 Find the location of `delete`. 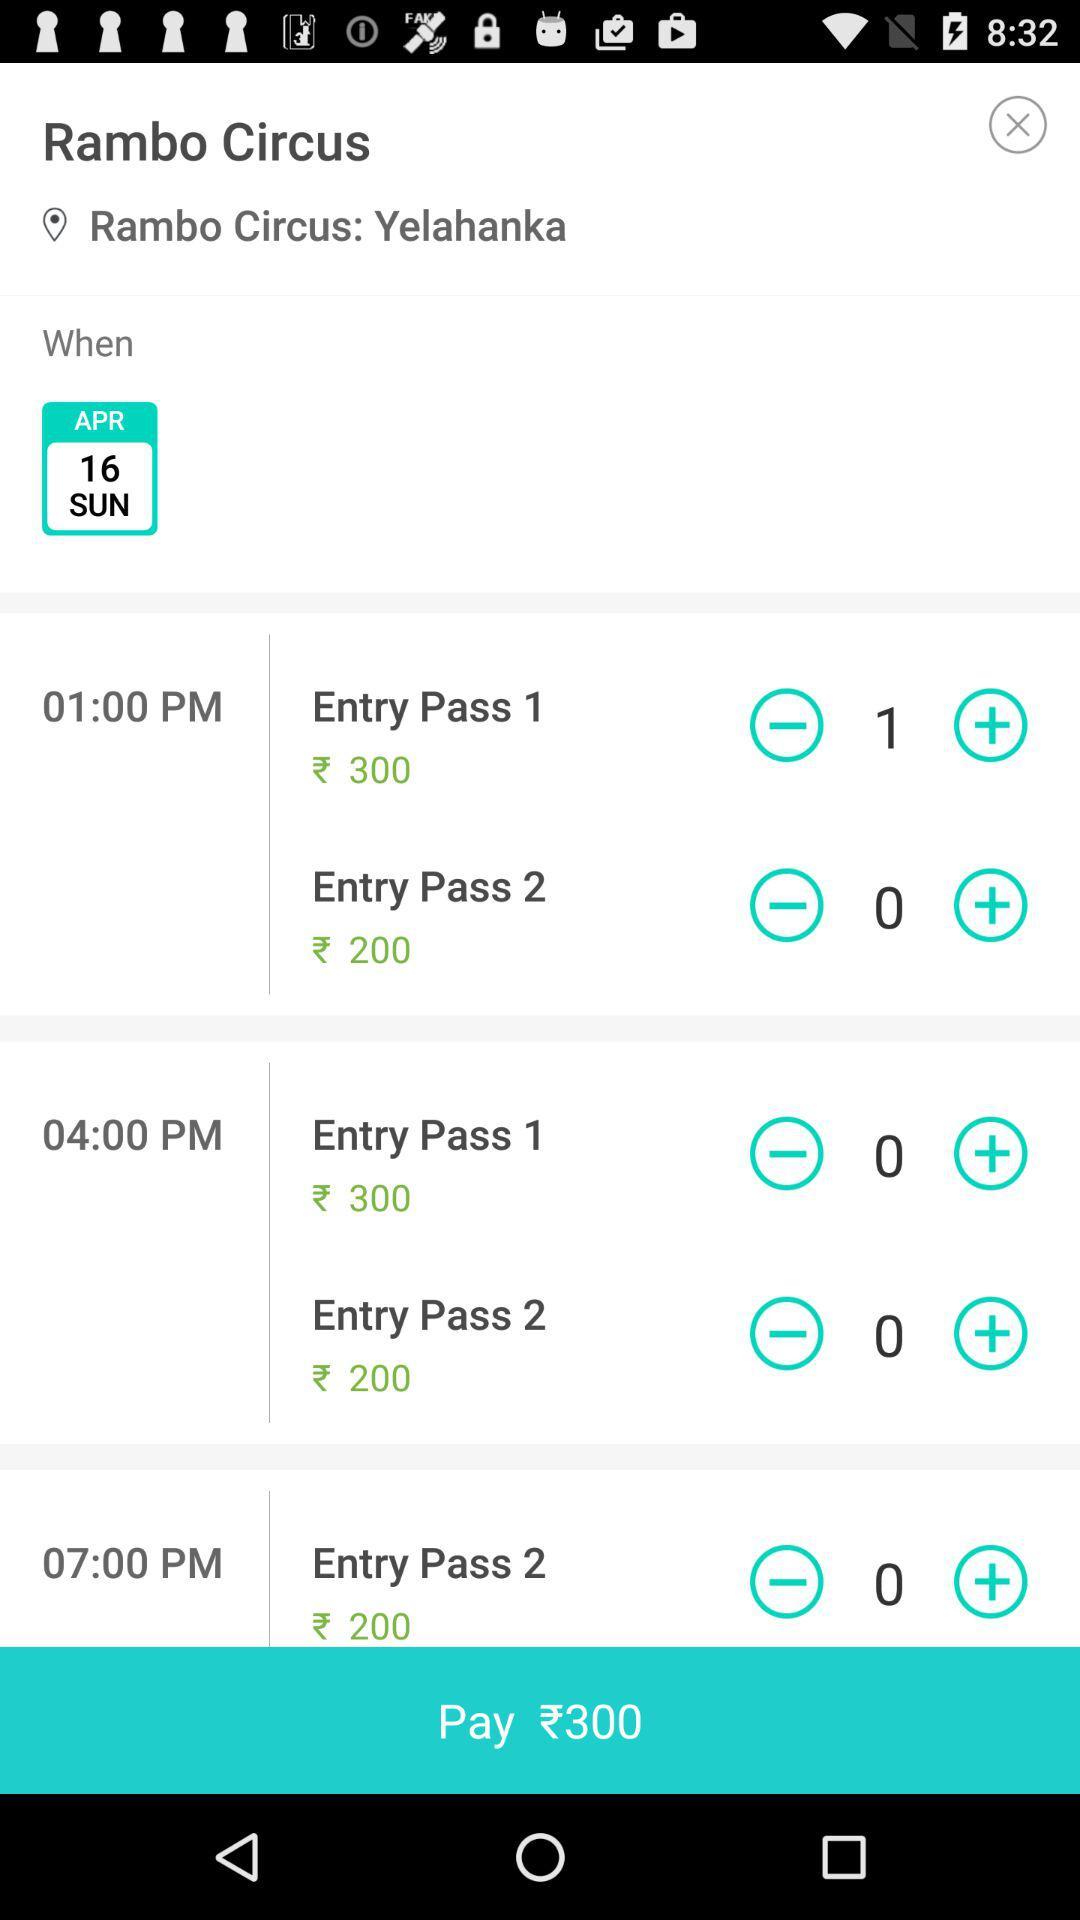

delete is located at coordinates (785, 904).